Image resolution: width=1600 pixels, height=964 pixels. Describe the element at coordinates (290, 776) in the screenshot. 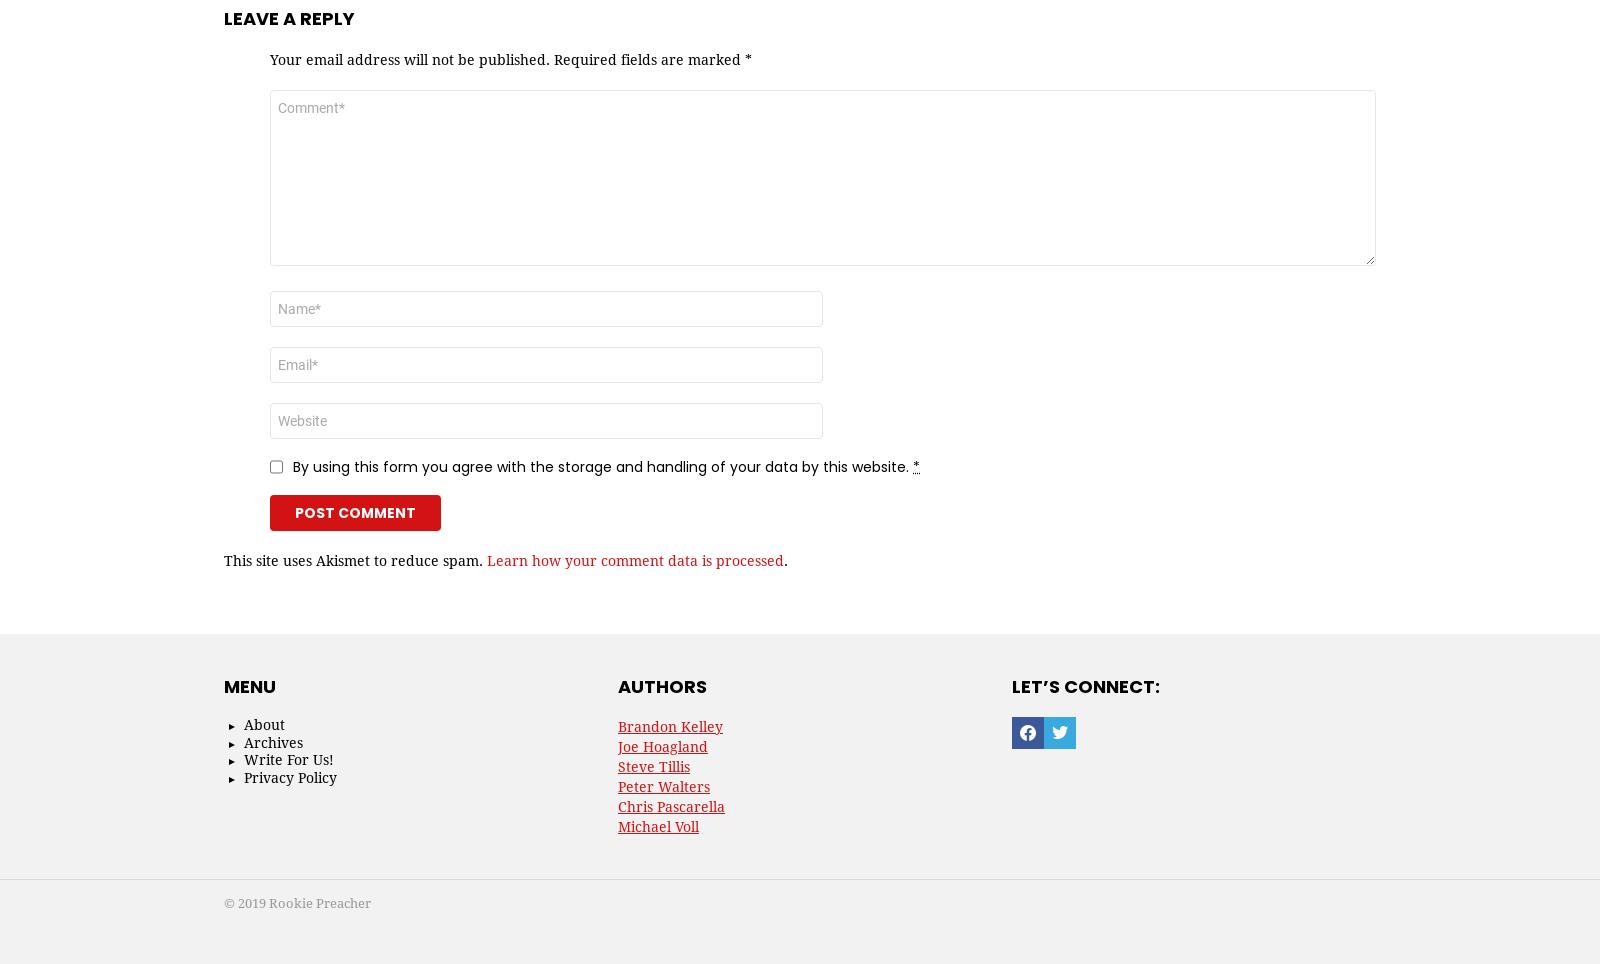

I see `'Privacy Policy'` at that location.